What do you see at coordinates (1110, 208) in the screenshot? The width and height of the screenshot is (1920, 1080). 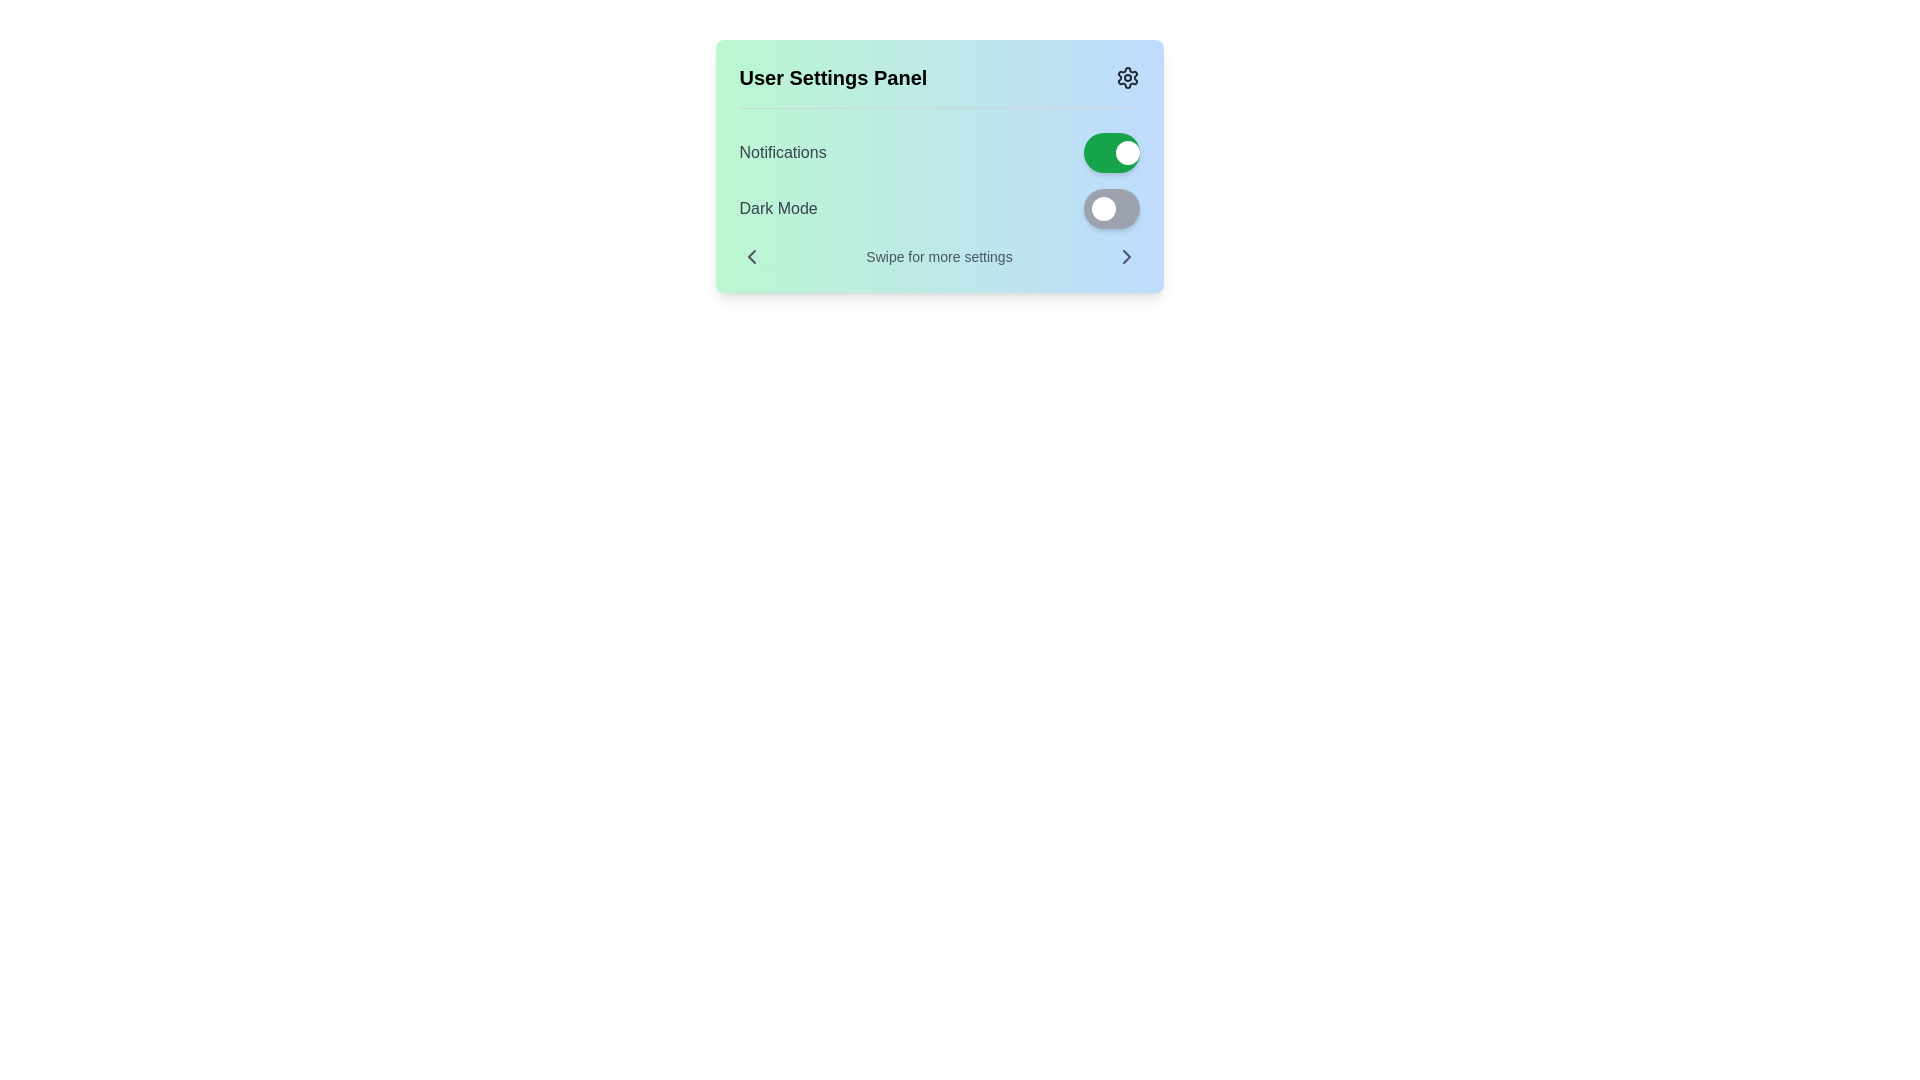 I see `the dark mode toggle button to change its state` at bounding box center [1110, 208].